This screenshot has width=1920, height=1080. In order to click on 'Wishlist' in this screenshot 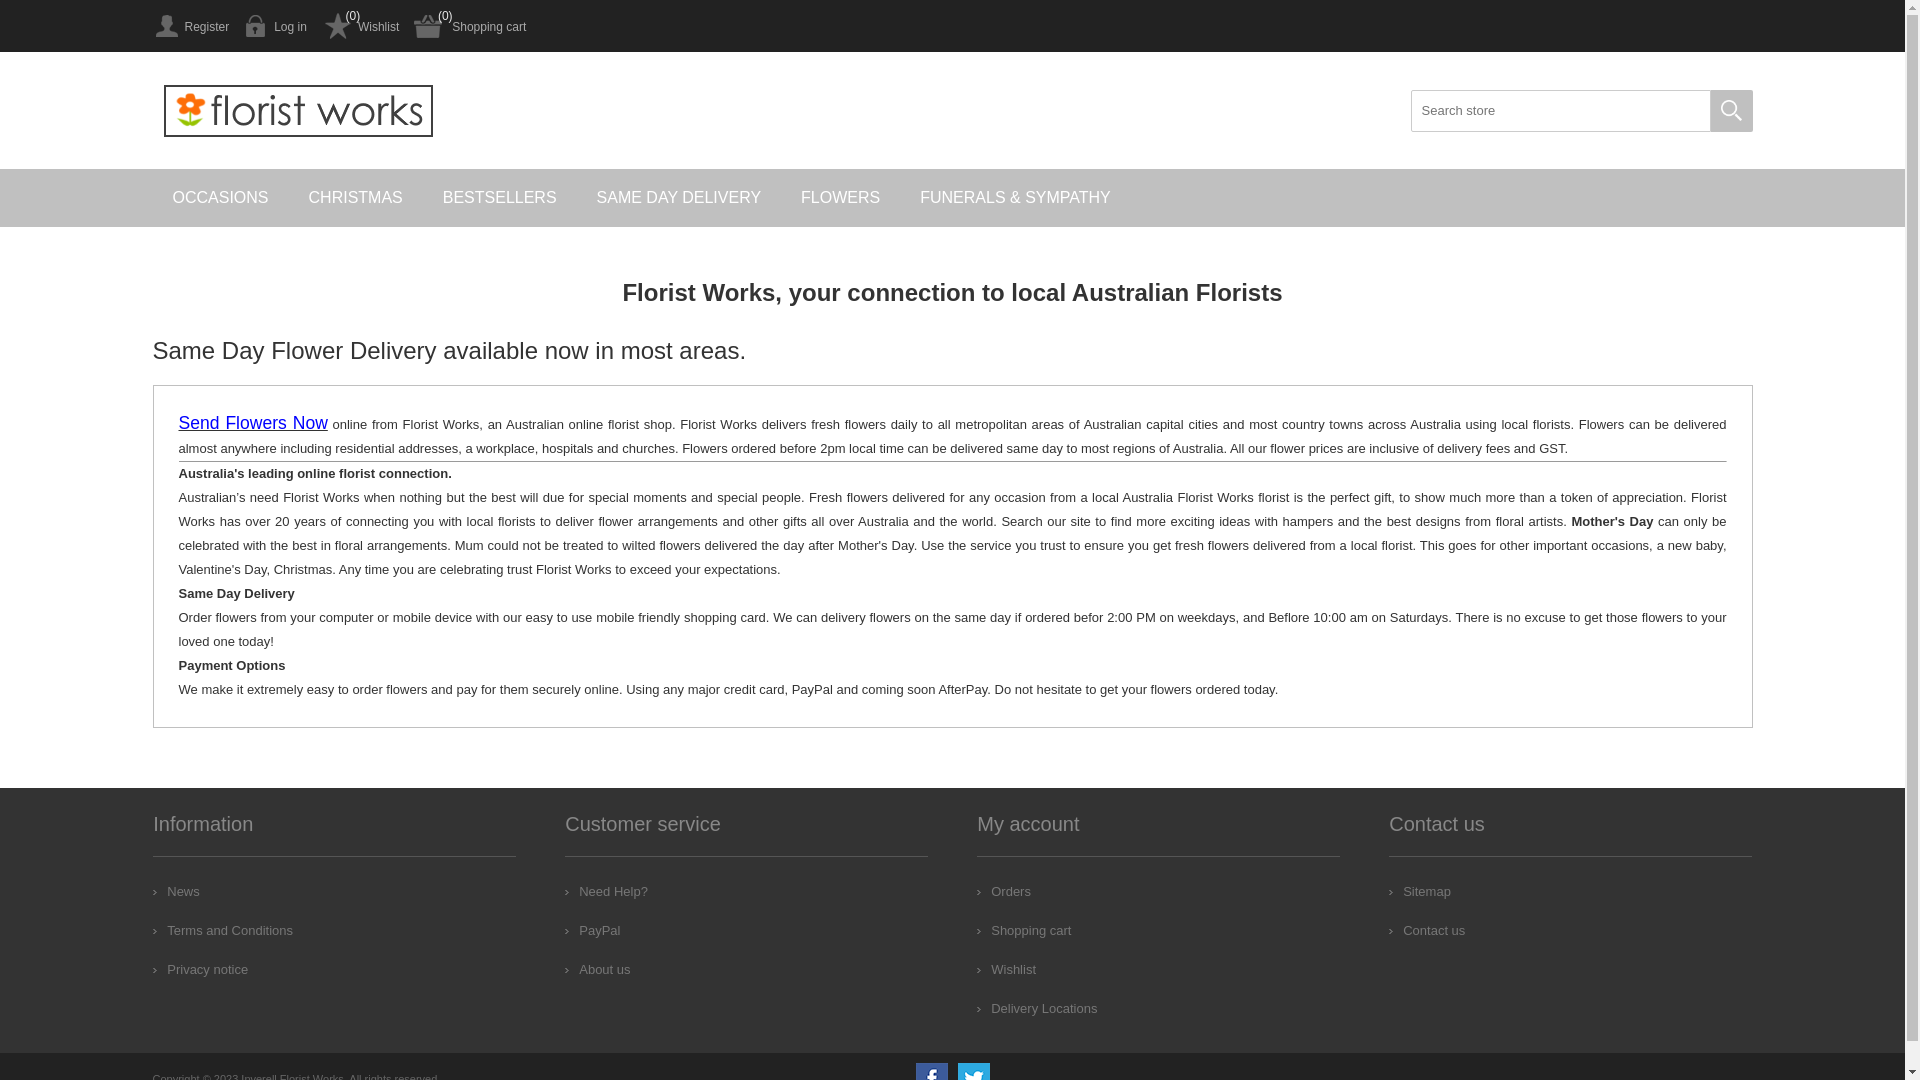, I will do `click(360, 26)`.